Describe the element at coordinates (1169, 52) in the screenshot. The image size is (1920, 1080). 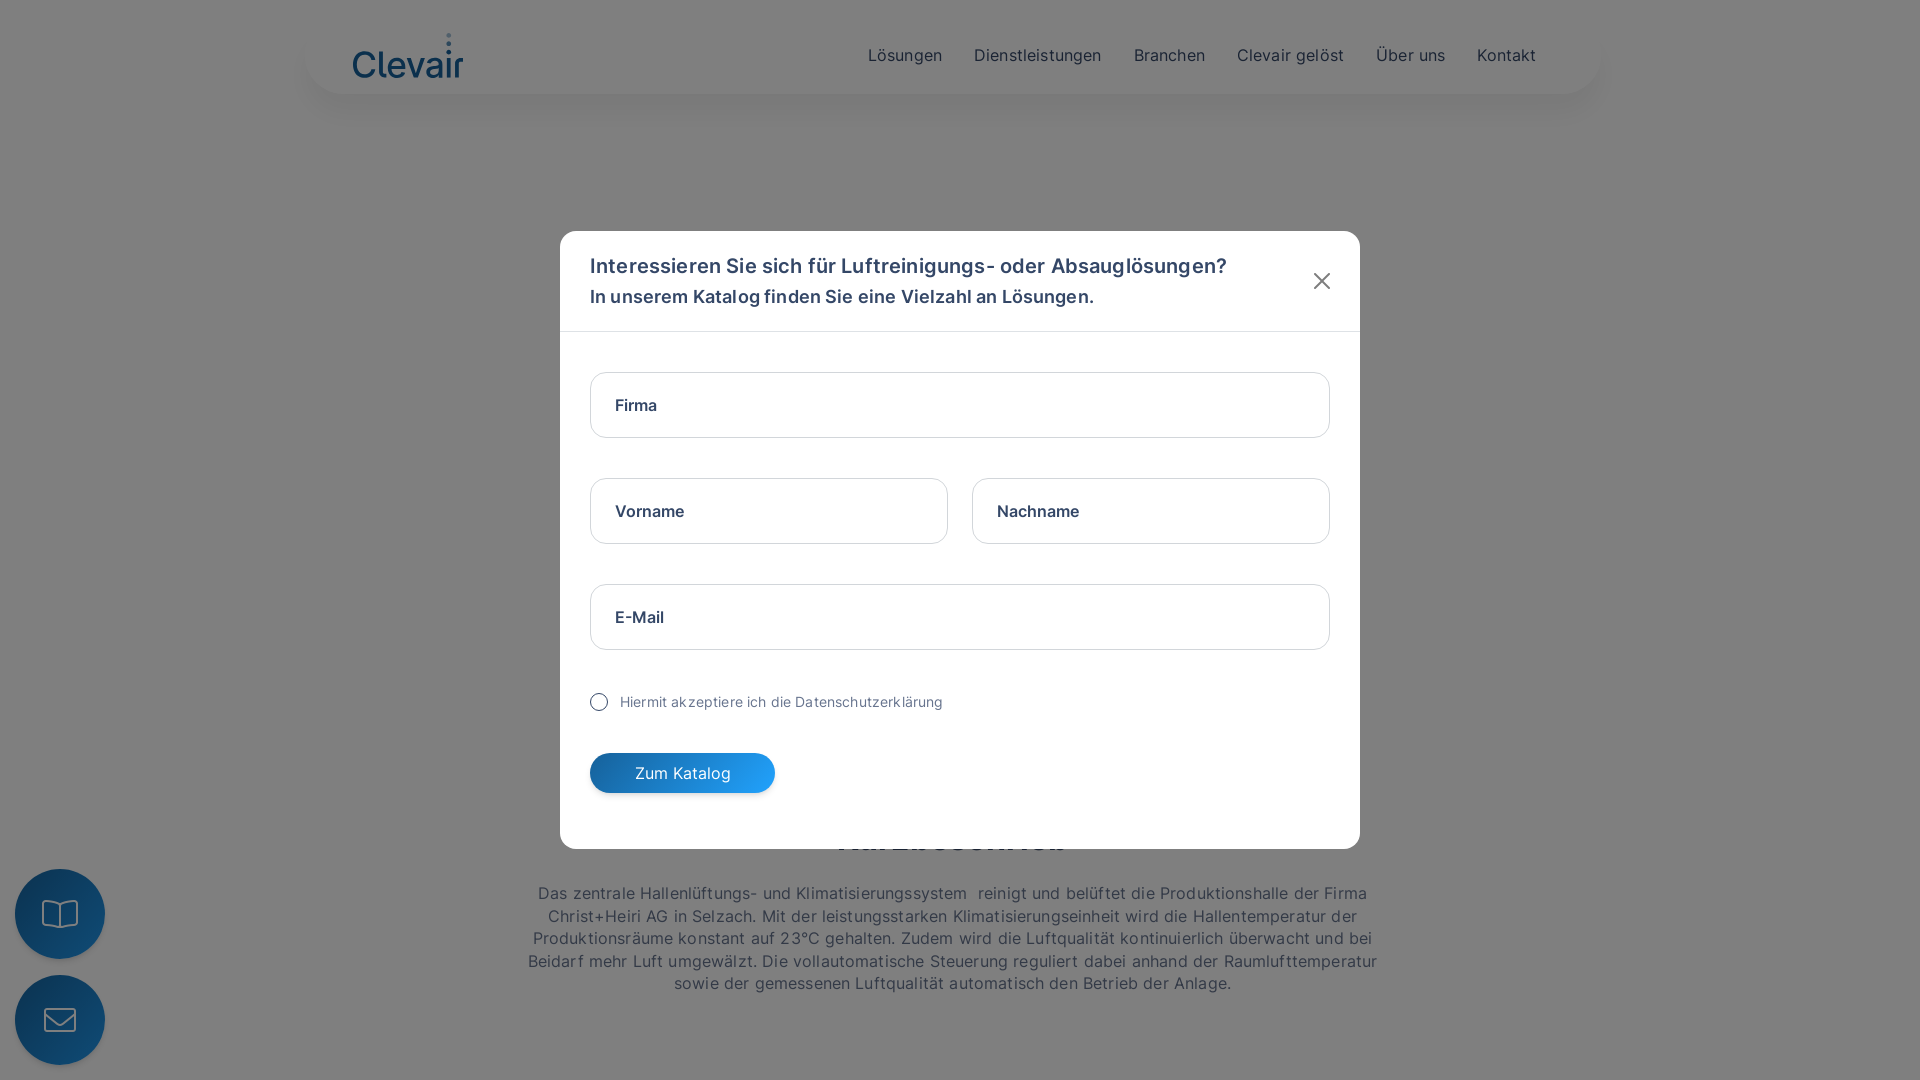
I see `'Branchen'` at that location.